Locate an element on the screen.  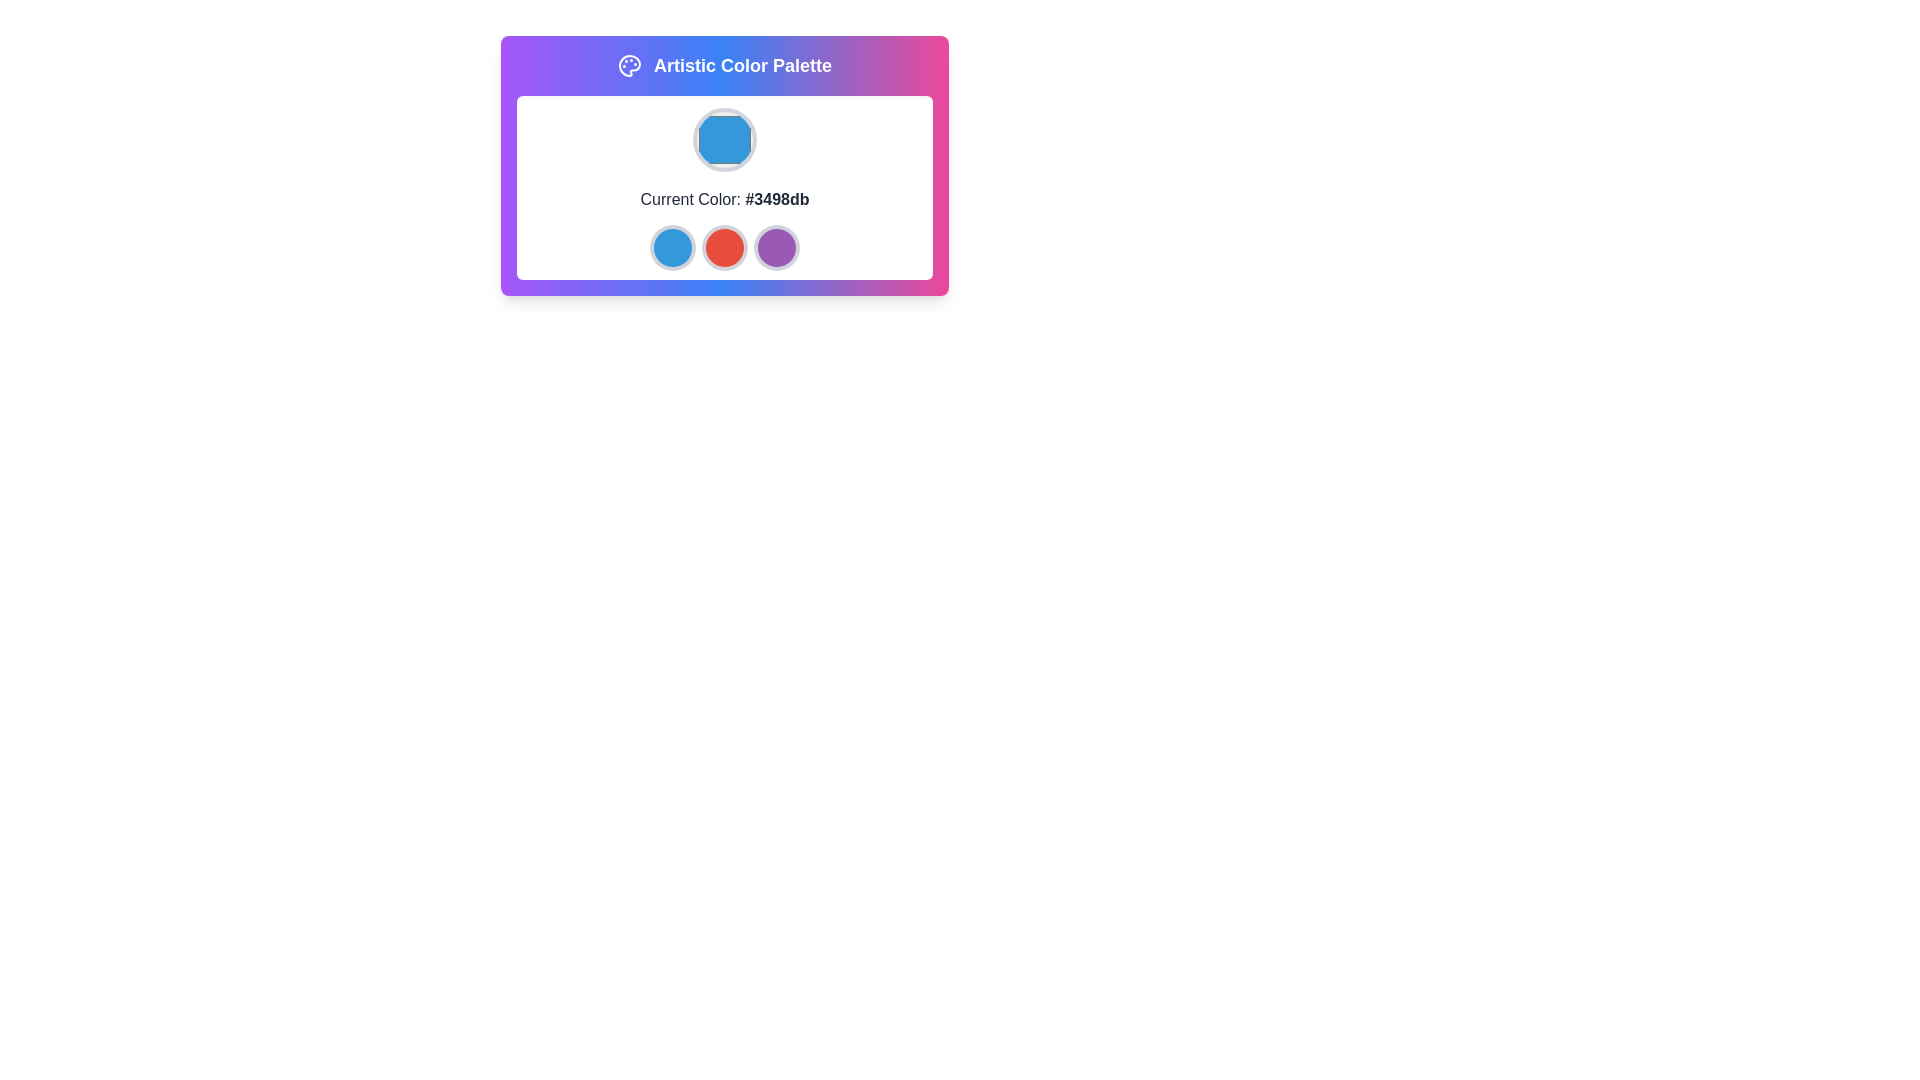
the third circular button from the left, which has a purple background and a subtle gray border is located at coordinates (776, 246).